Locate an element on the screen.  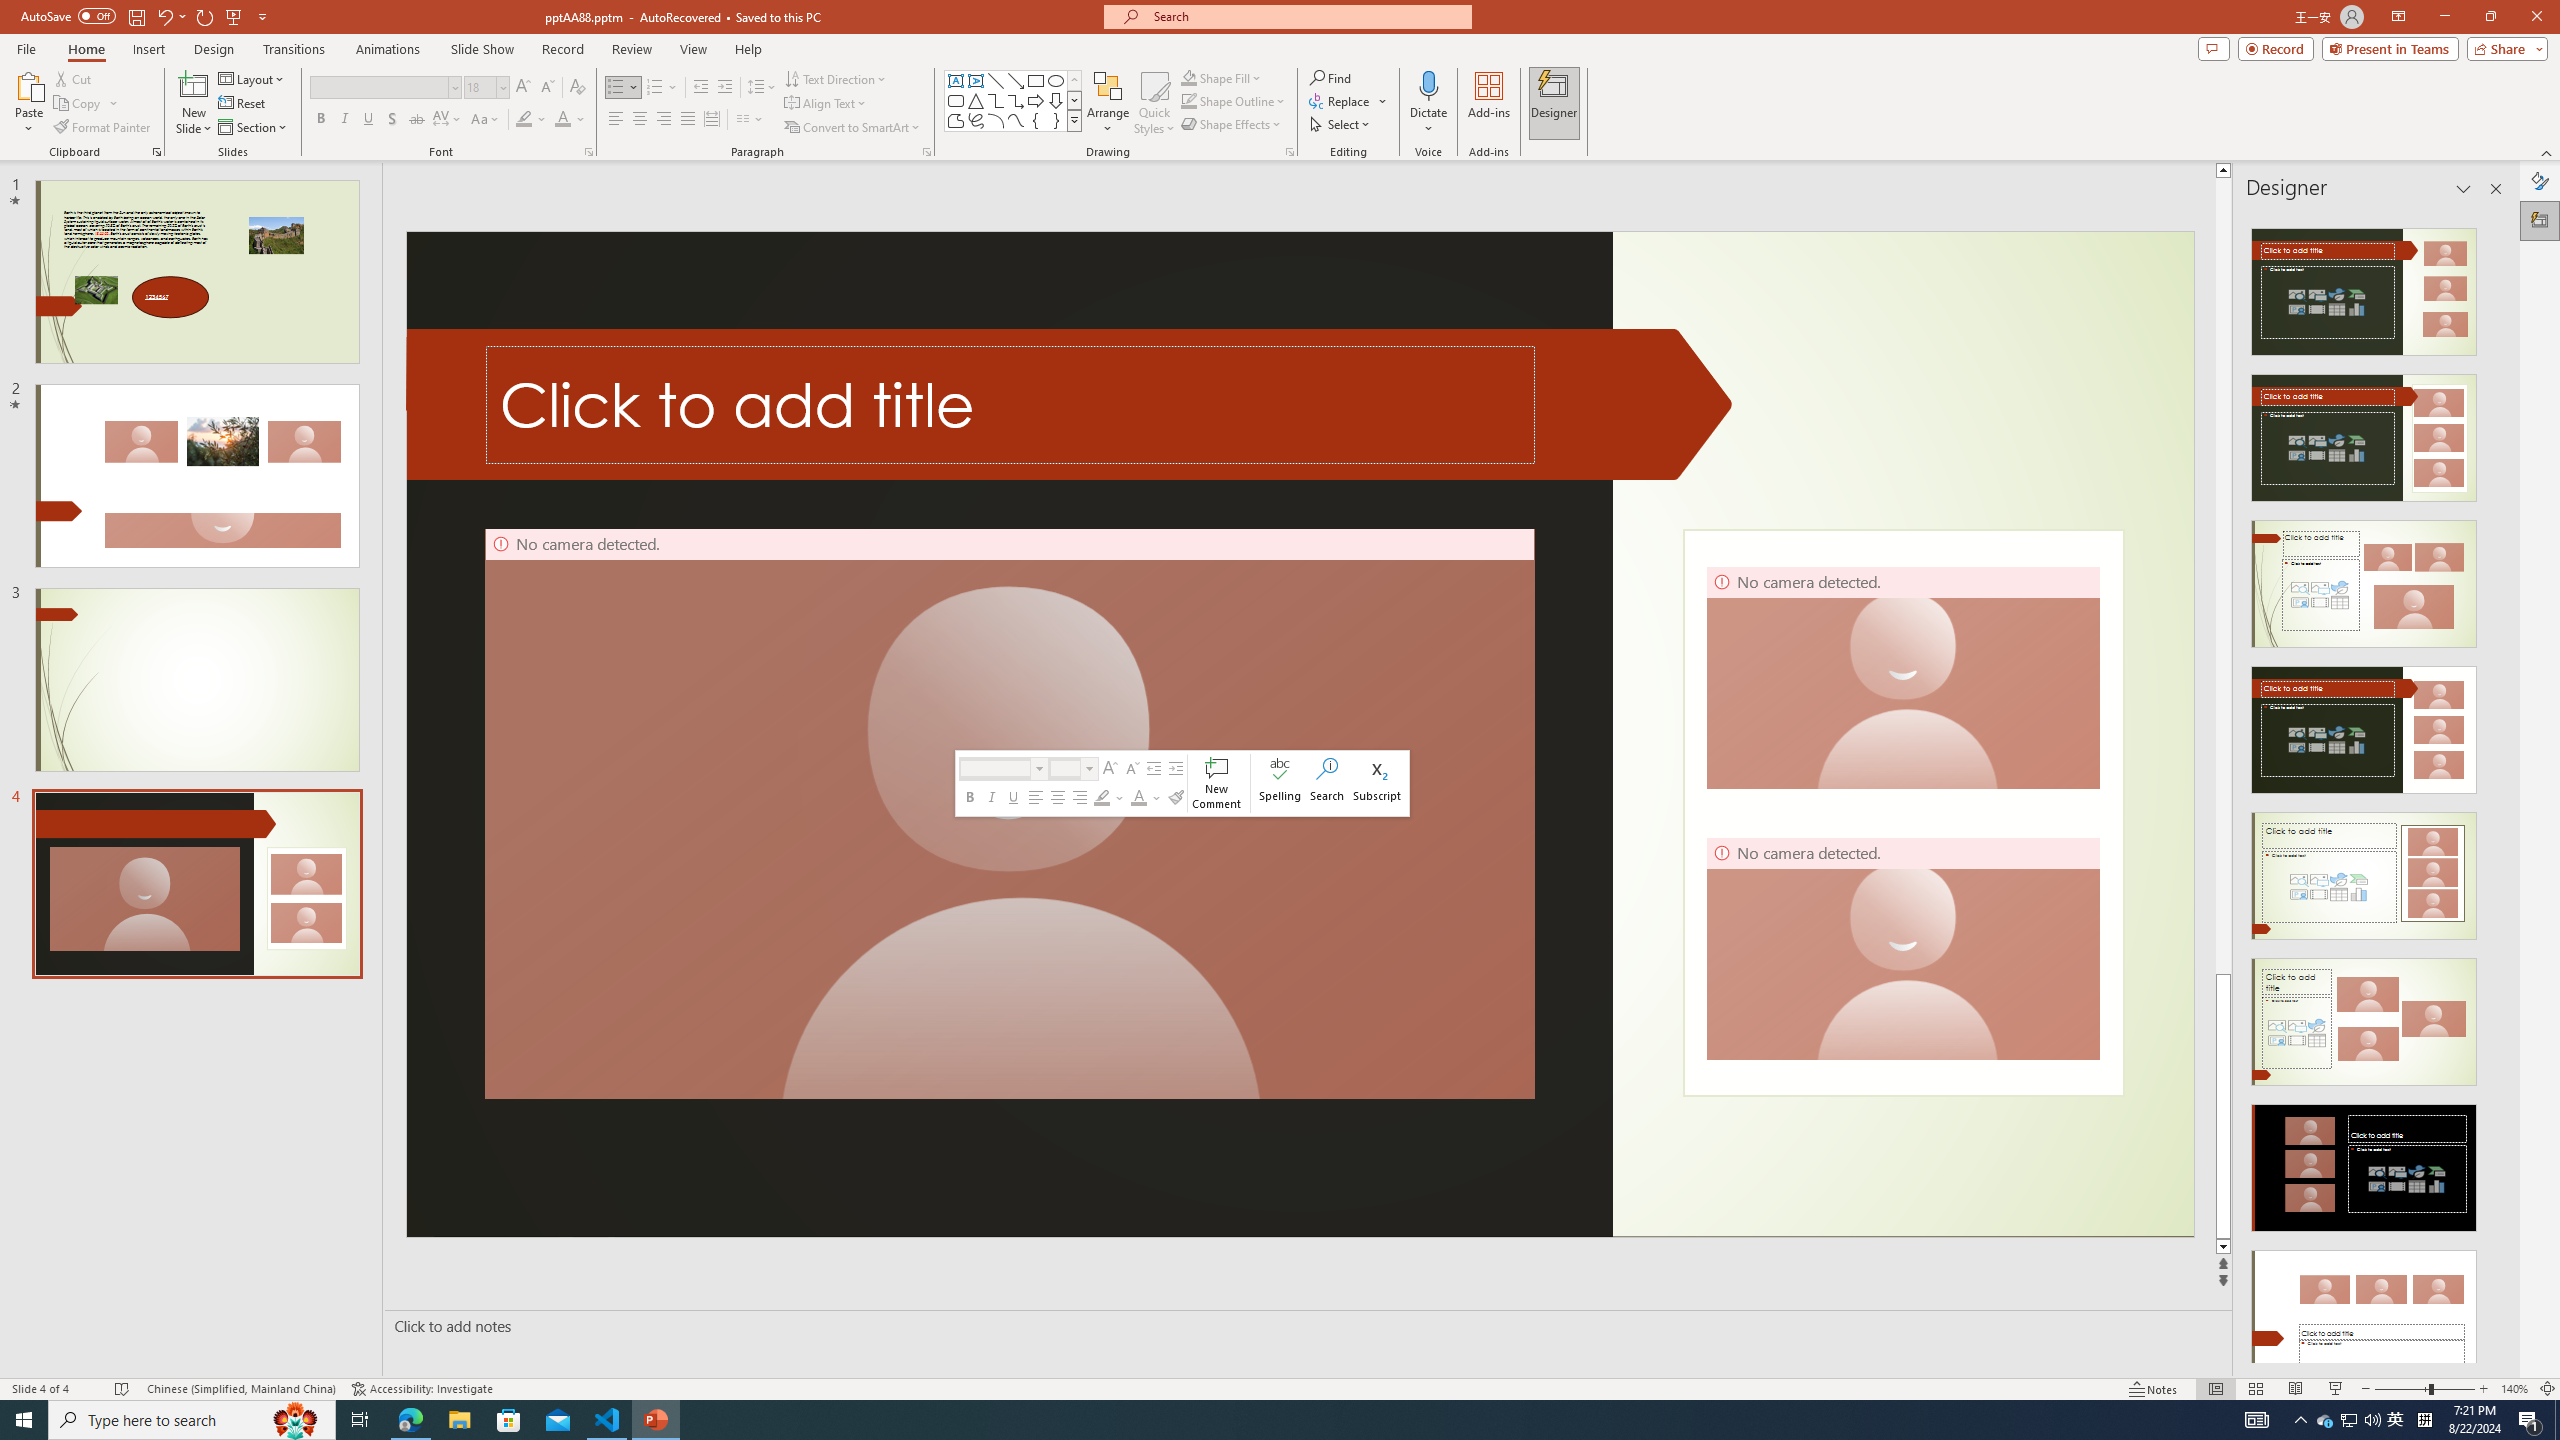
'Bullets' is located at coordinates (623, 87).